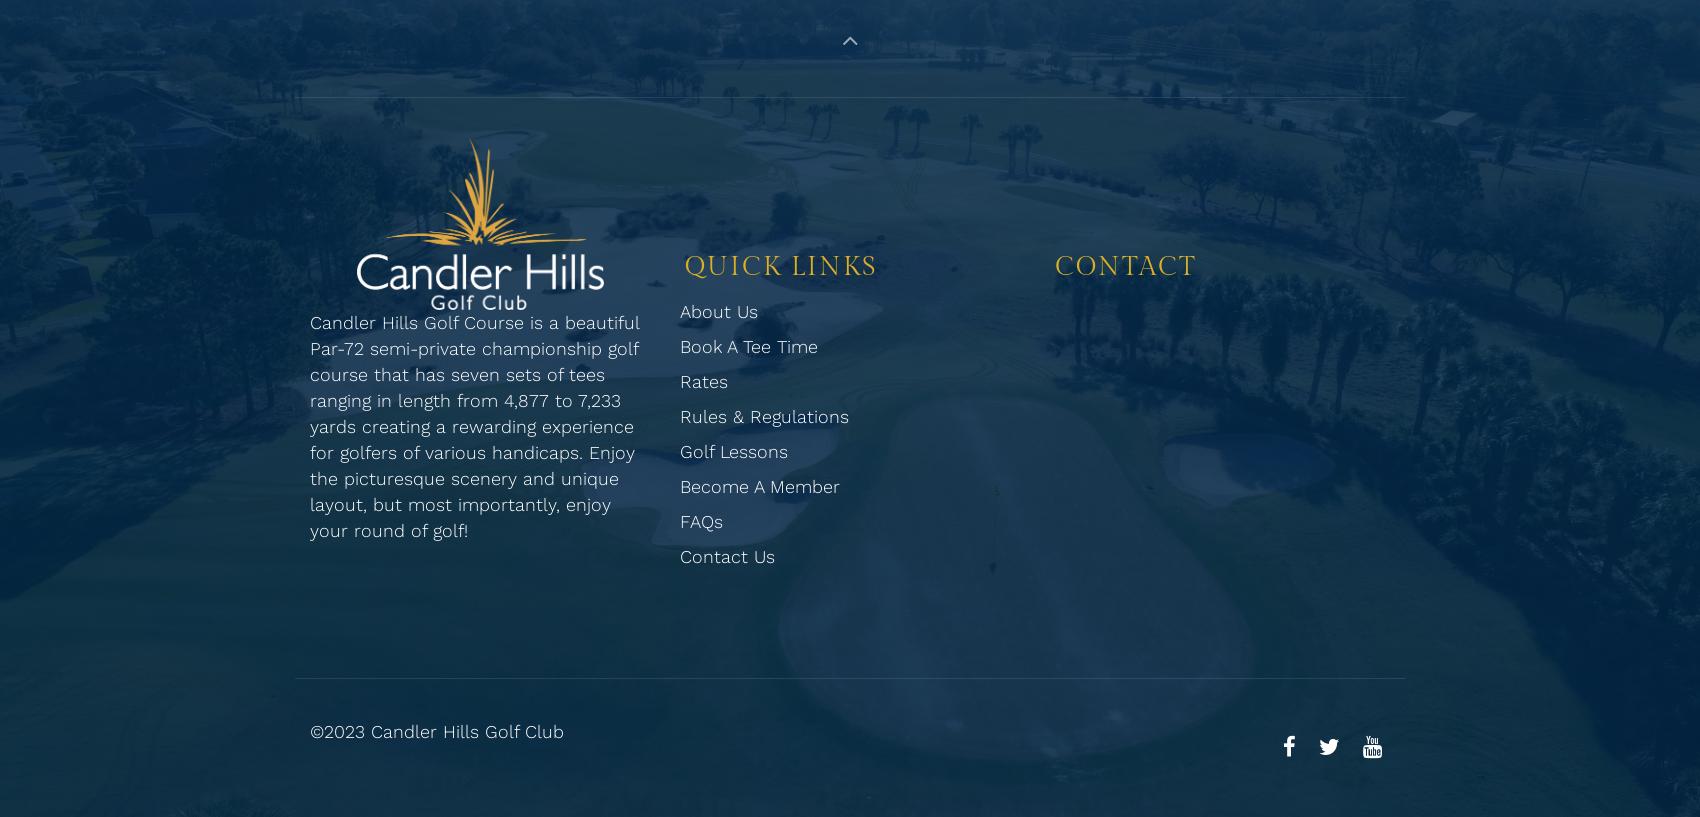 Image resolution: width=1700 pixels, height=817 pixels. I want to click on 'CONTACT', so click(1126, 266).